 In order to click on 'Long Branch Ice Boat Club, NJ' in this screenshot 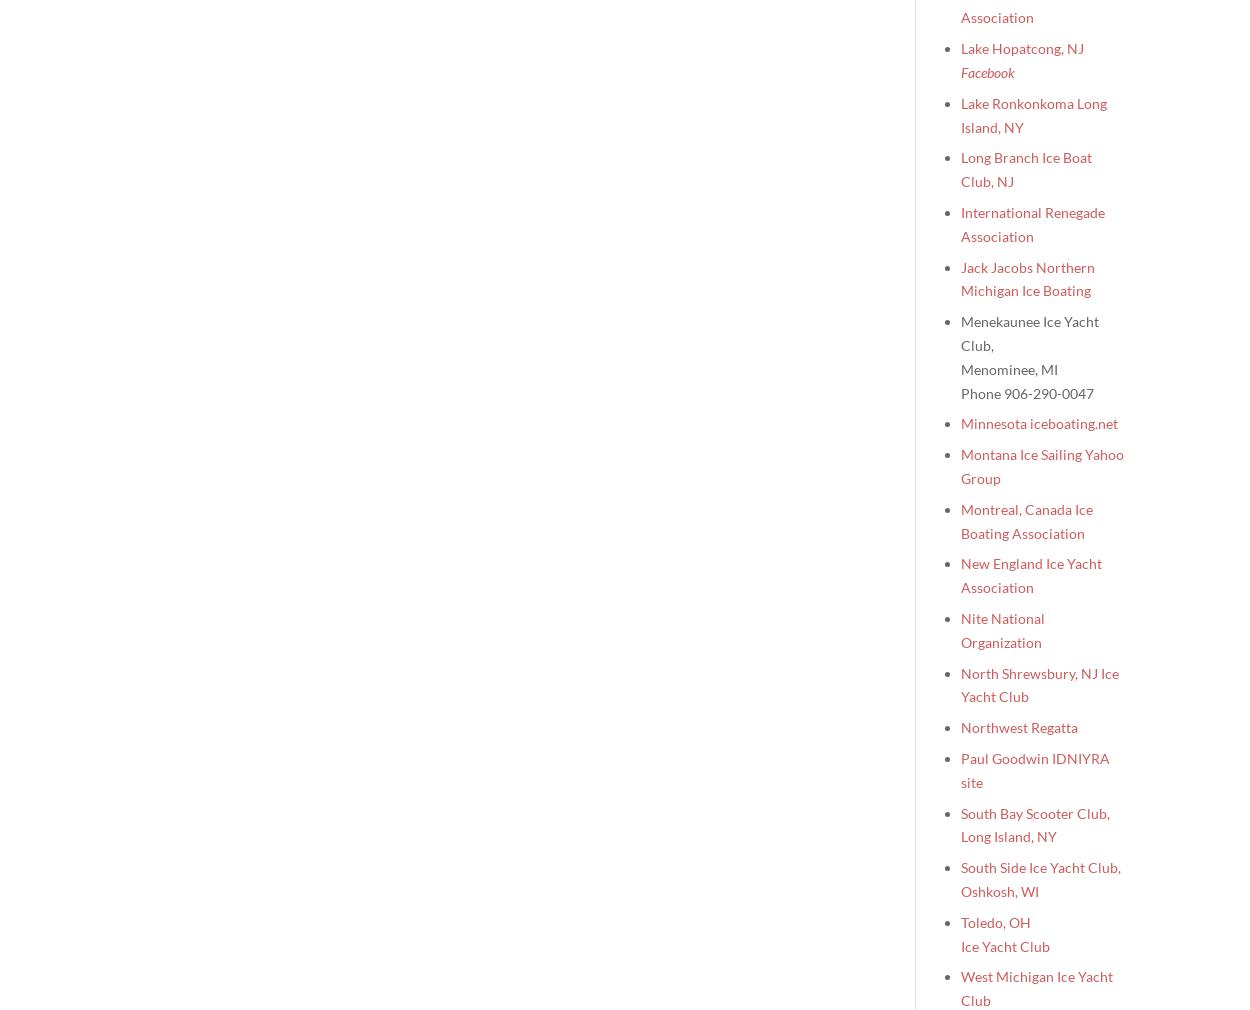, I will do `click(1026, 168)`.